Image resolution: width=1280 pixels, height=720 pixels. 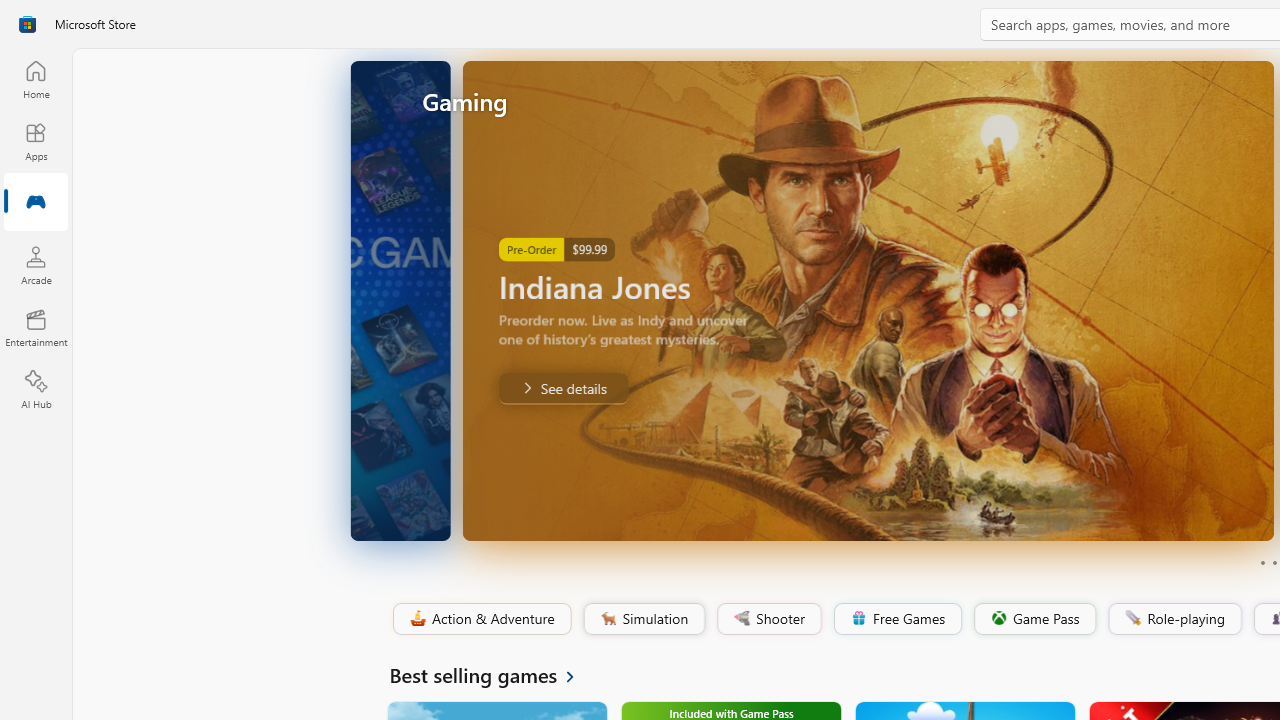 I want to click on 'Entertainment', so click(x=35, y=326).